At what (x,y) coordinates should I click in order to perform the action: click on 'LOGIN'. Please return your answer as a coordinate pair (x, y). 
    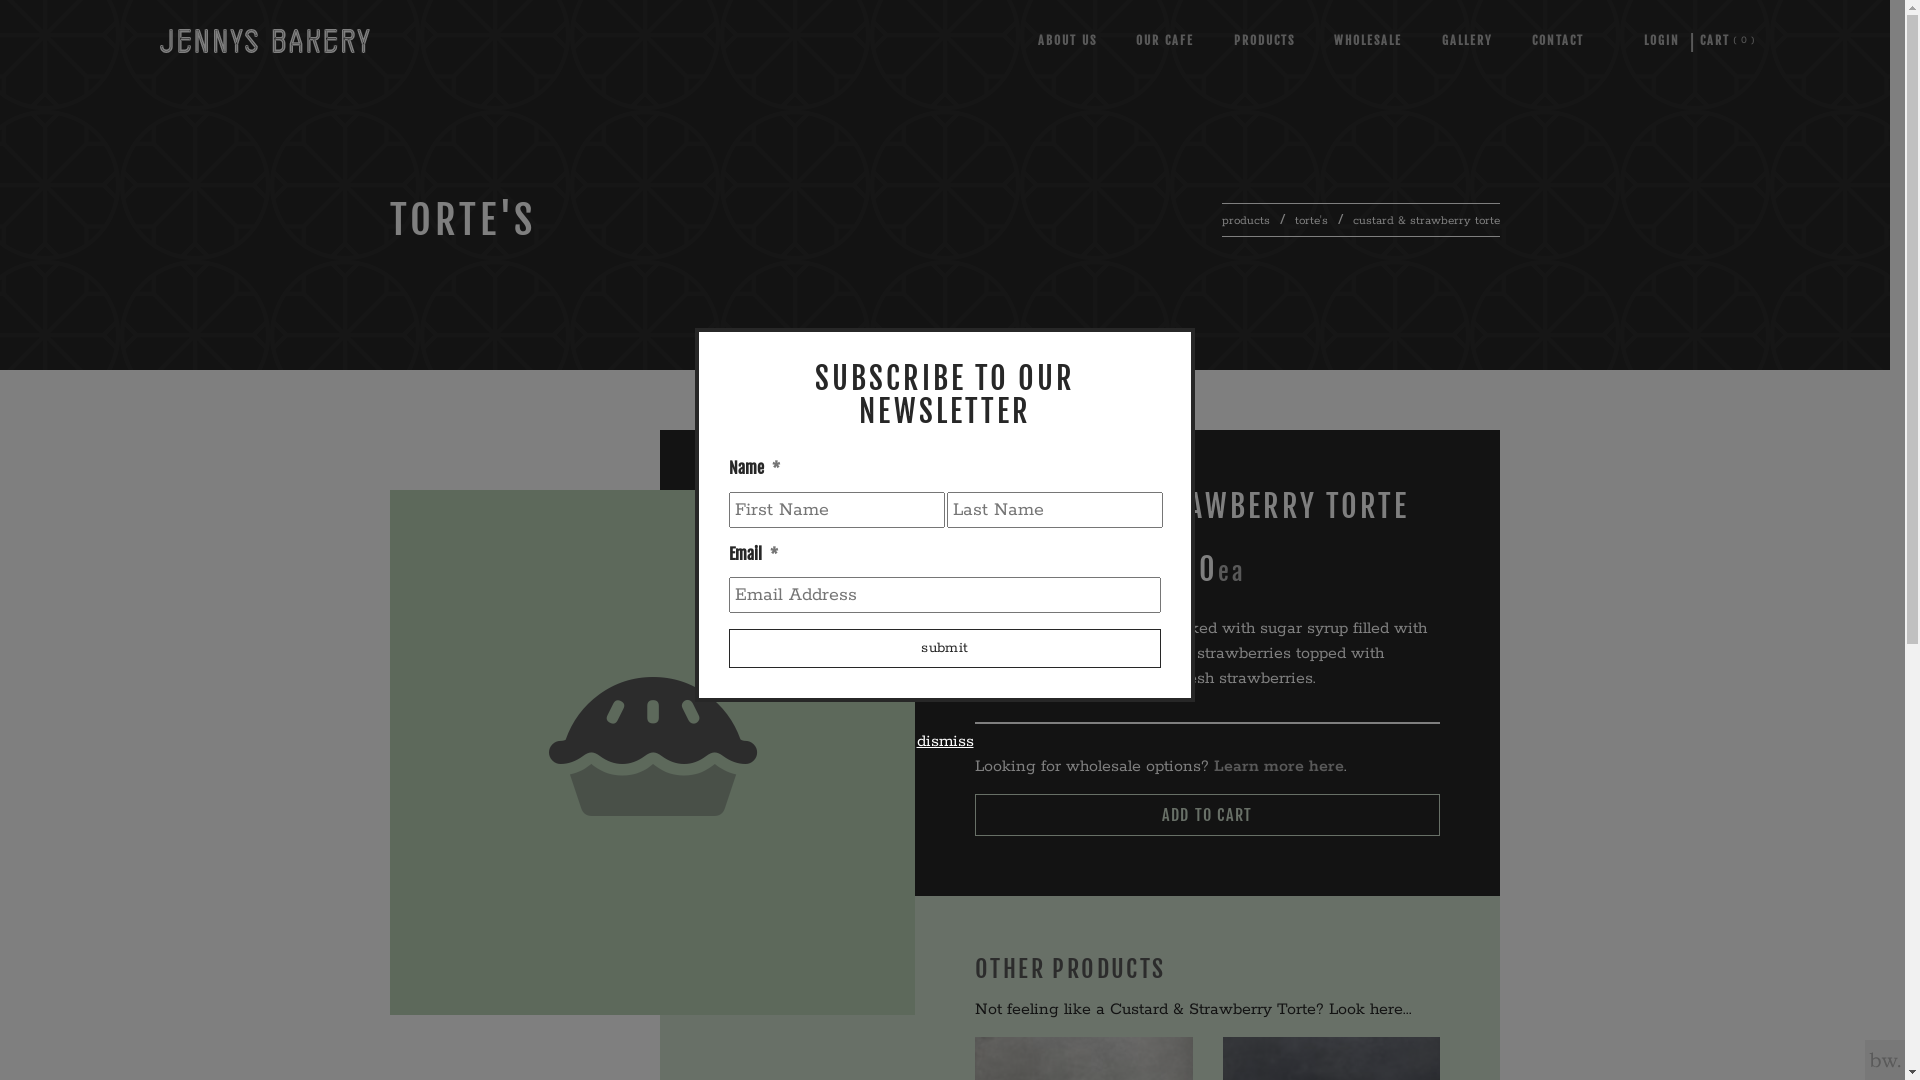
    Looking at the image, I should click on (1661, 40).